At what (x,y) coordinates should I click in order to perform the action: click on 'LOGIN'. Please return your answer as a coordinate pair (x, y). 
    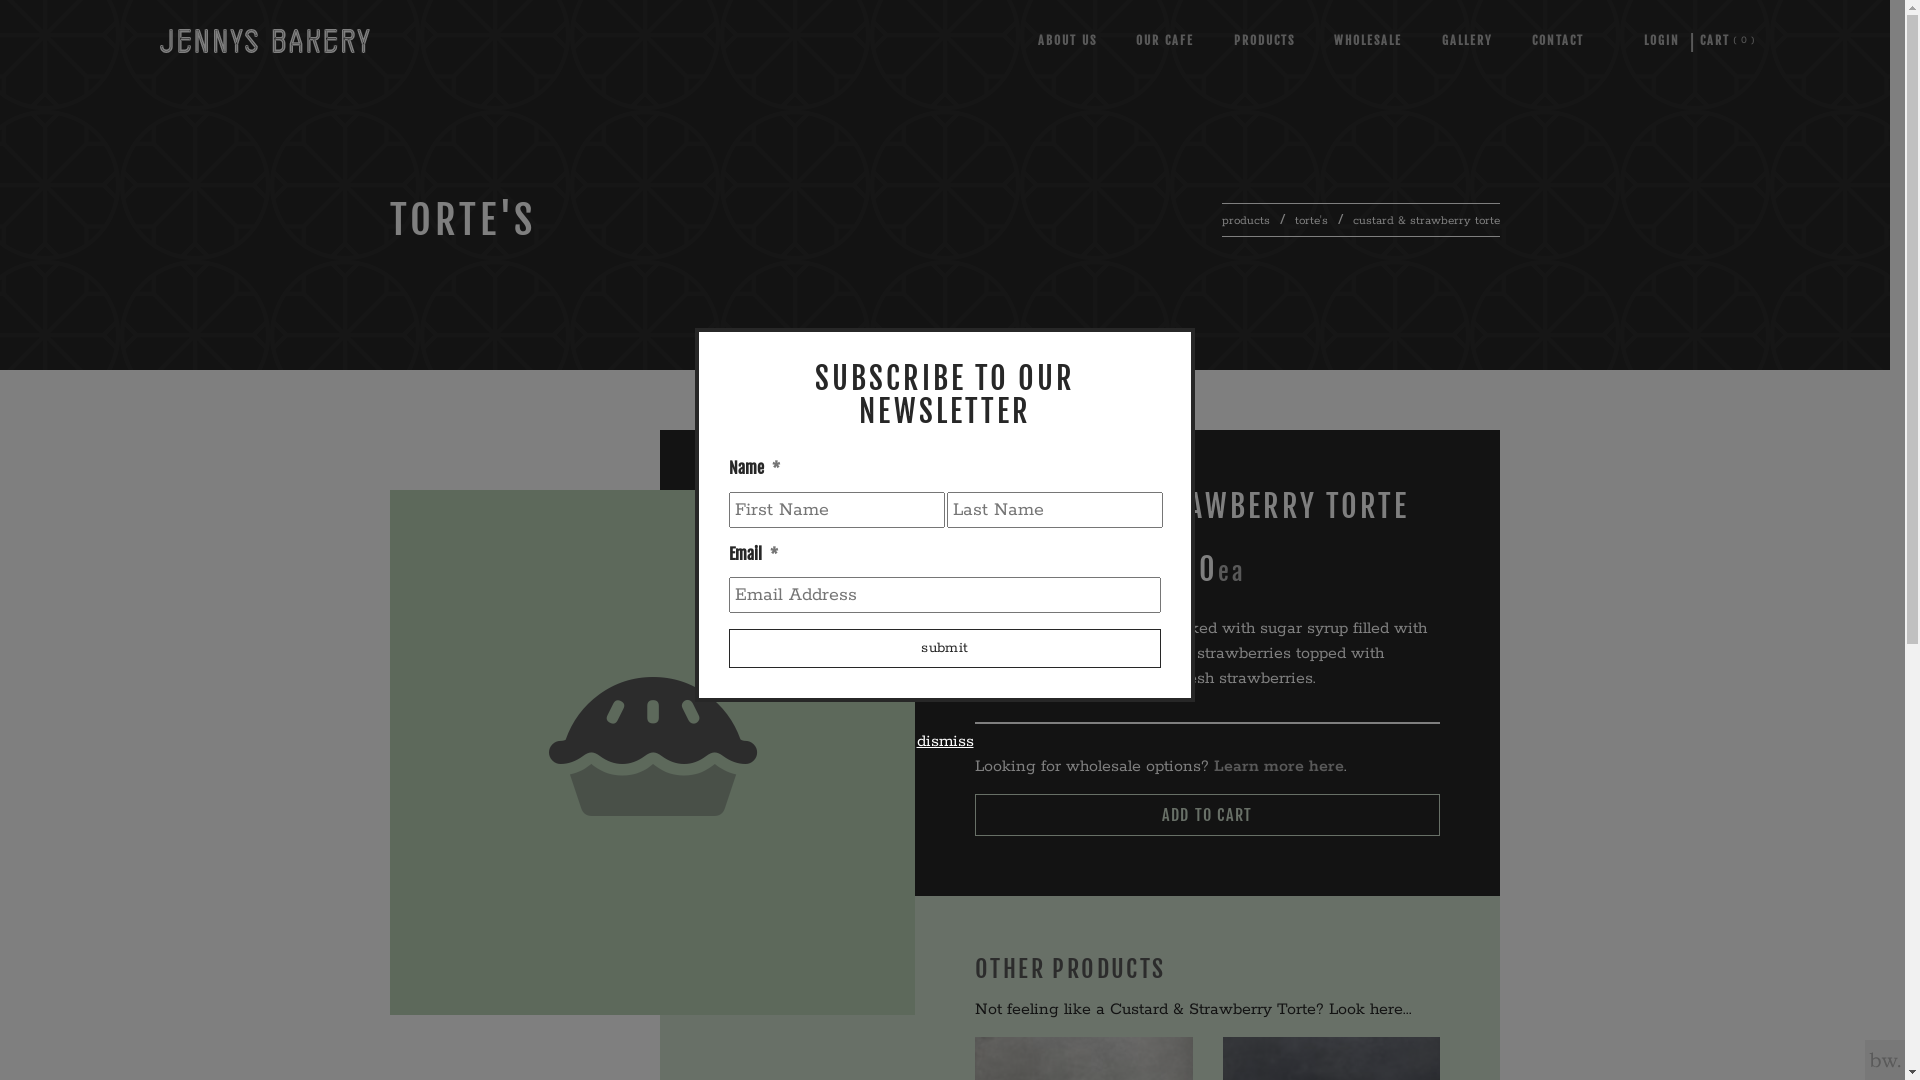
    Looking at the image, I should click on (1661, 40).